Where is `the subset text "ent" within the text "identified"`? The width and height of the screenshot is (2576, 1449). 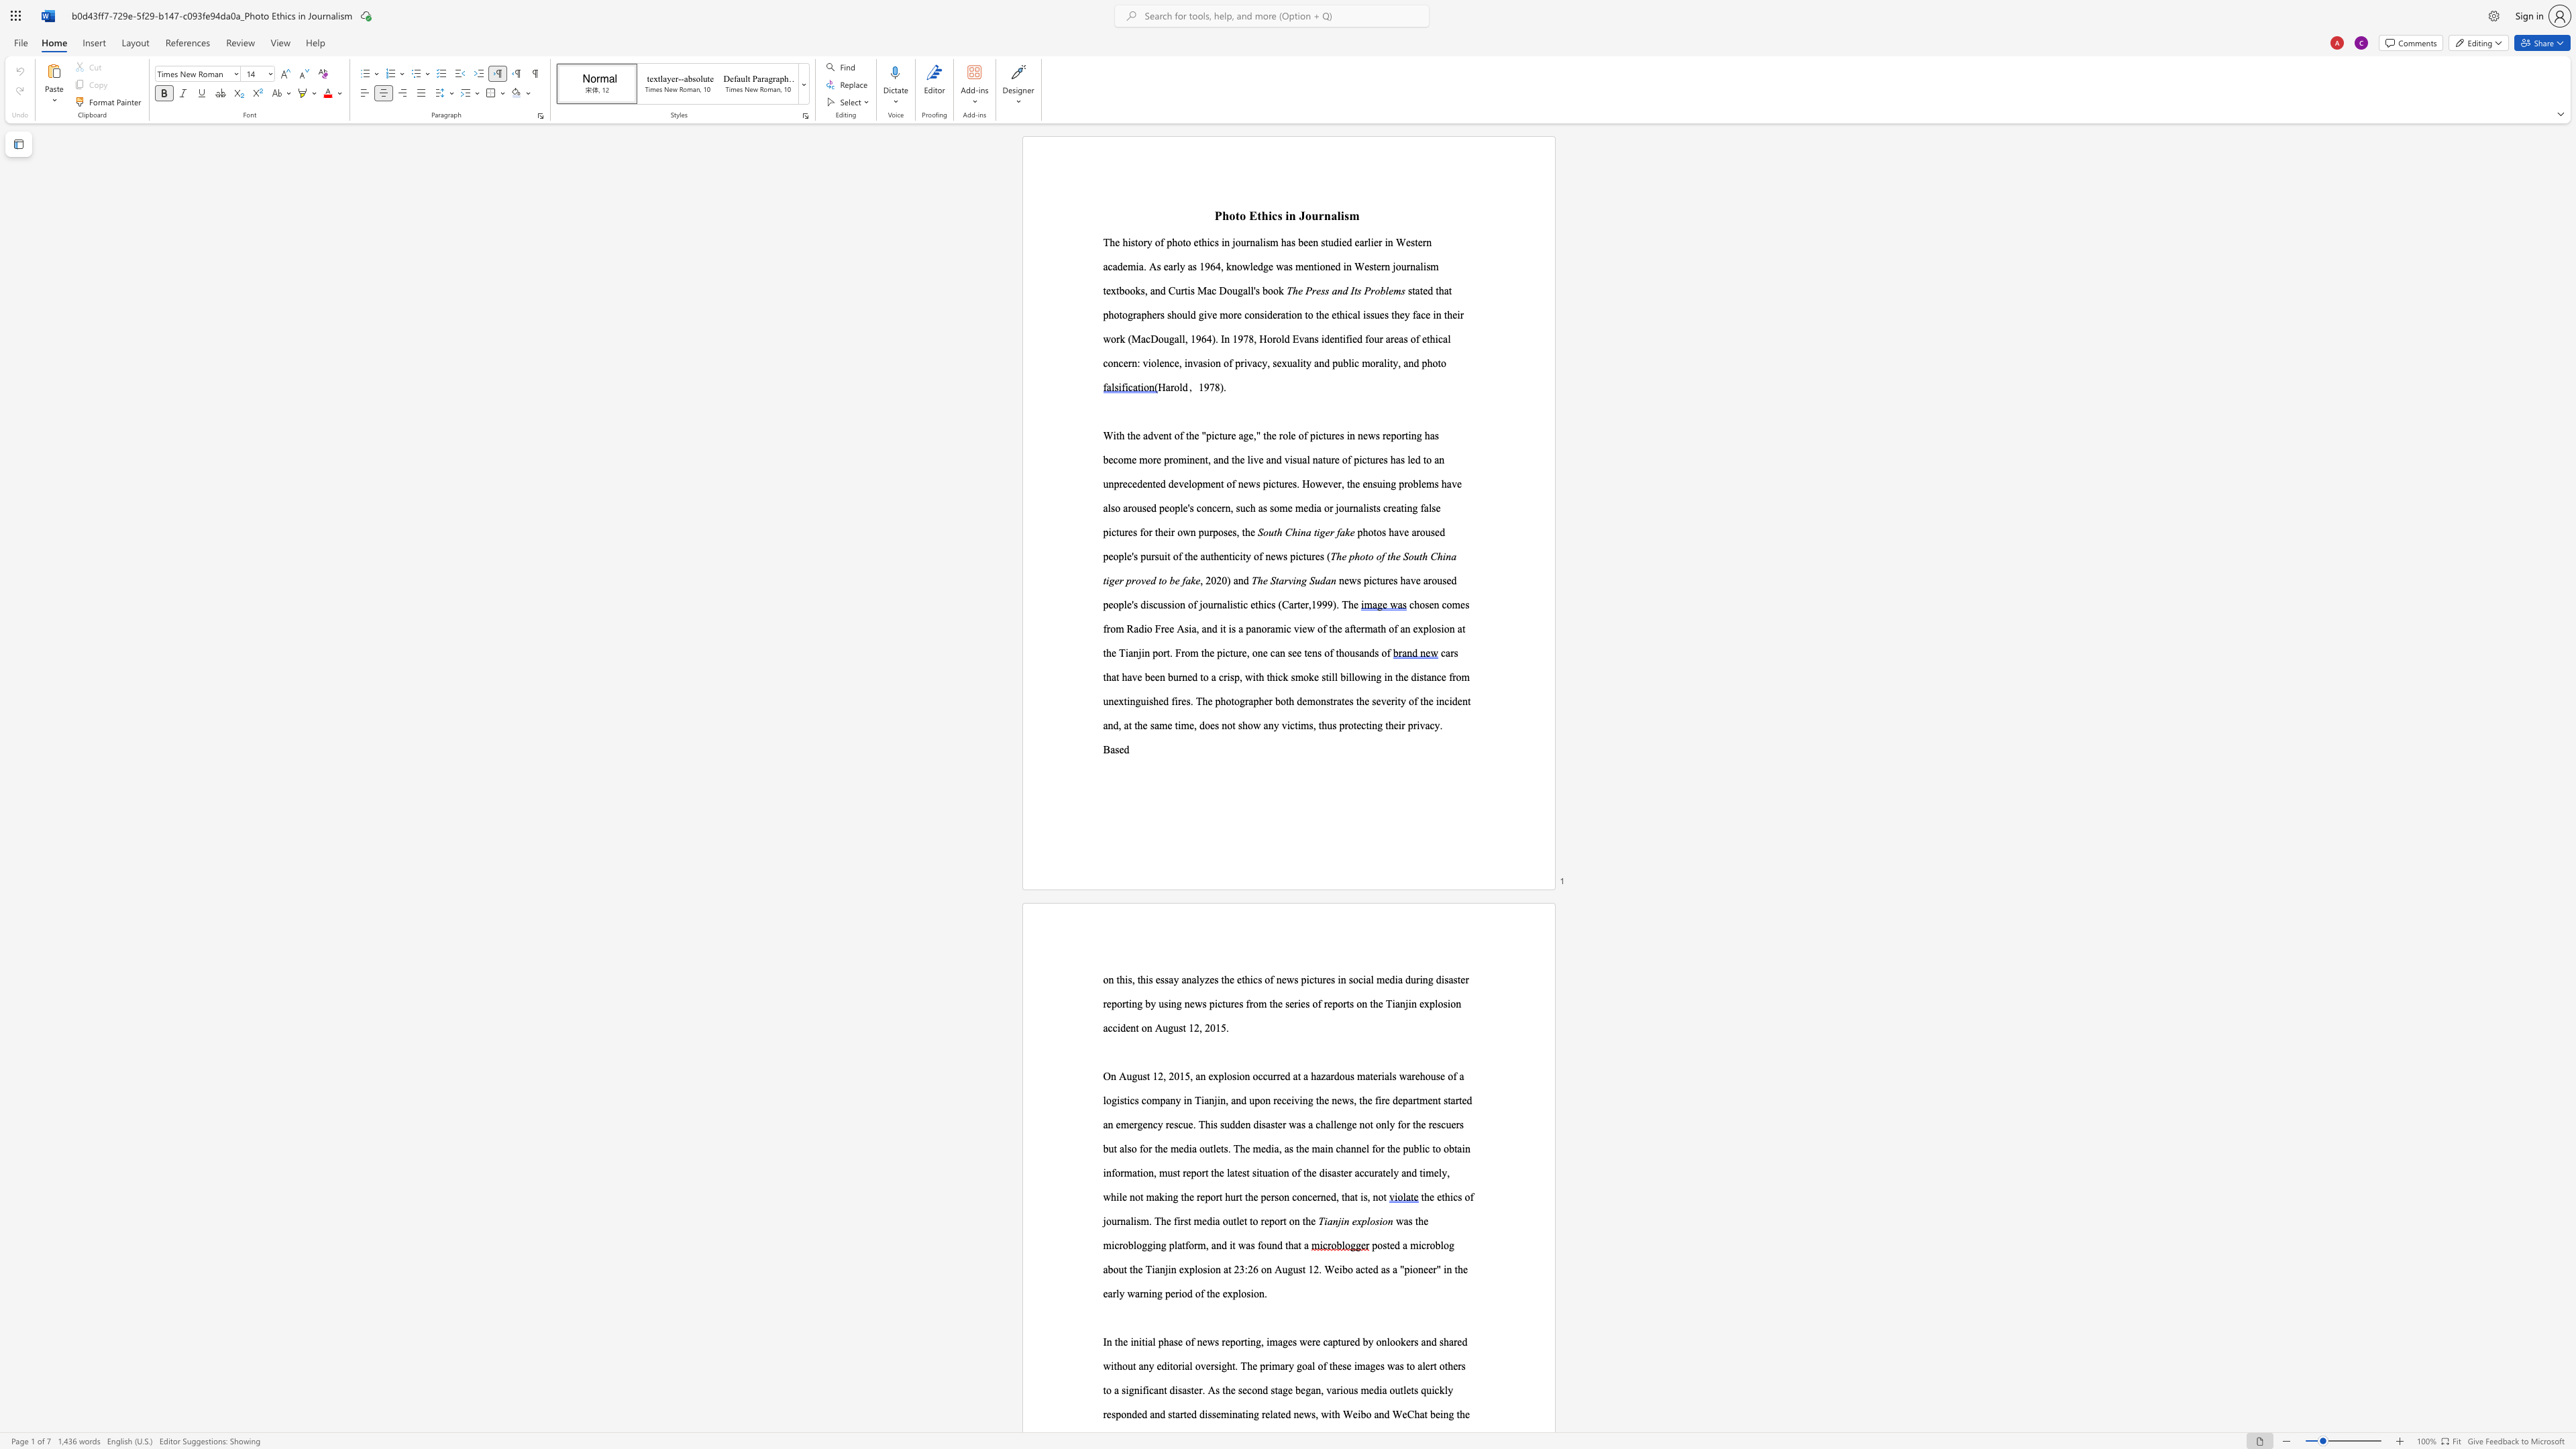 the subset text "ent" within the text "identified" is located at coordinates (1330, 337).